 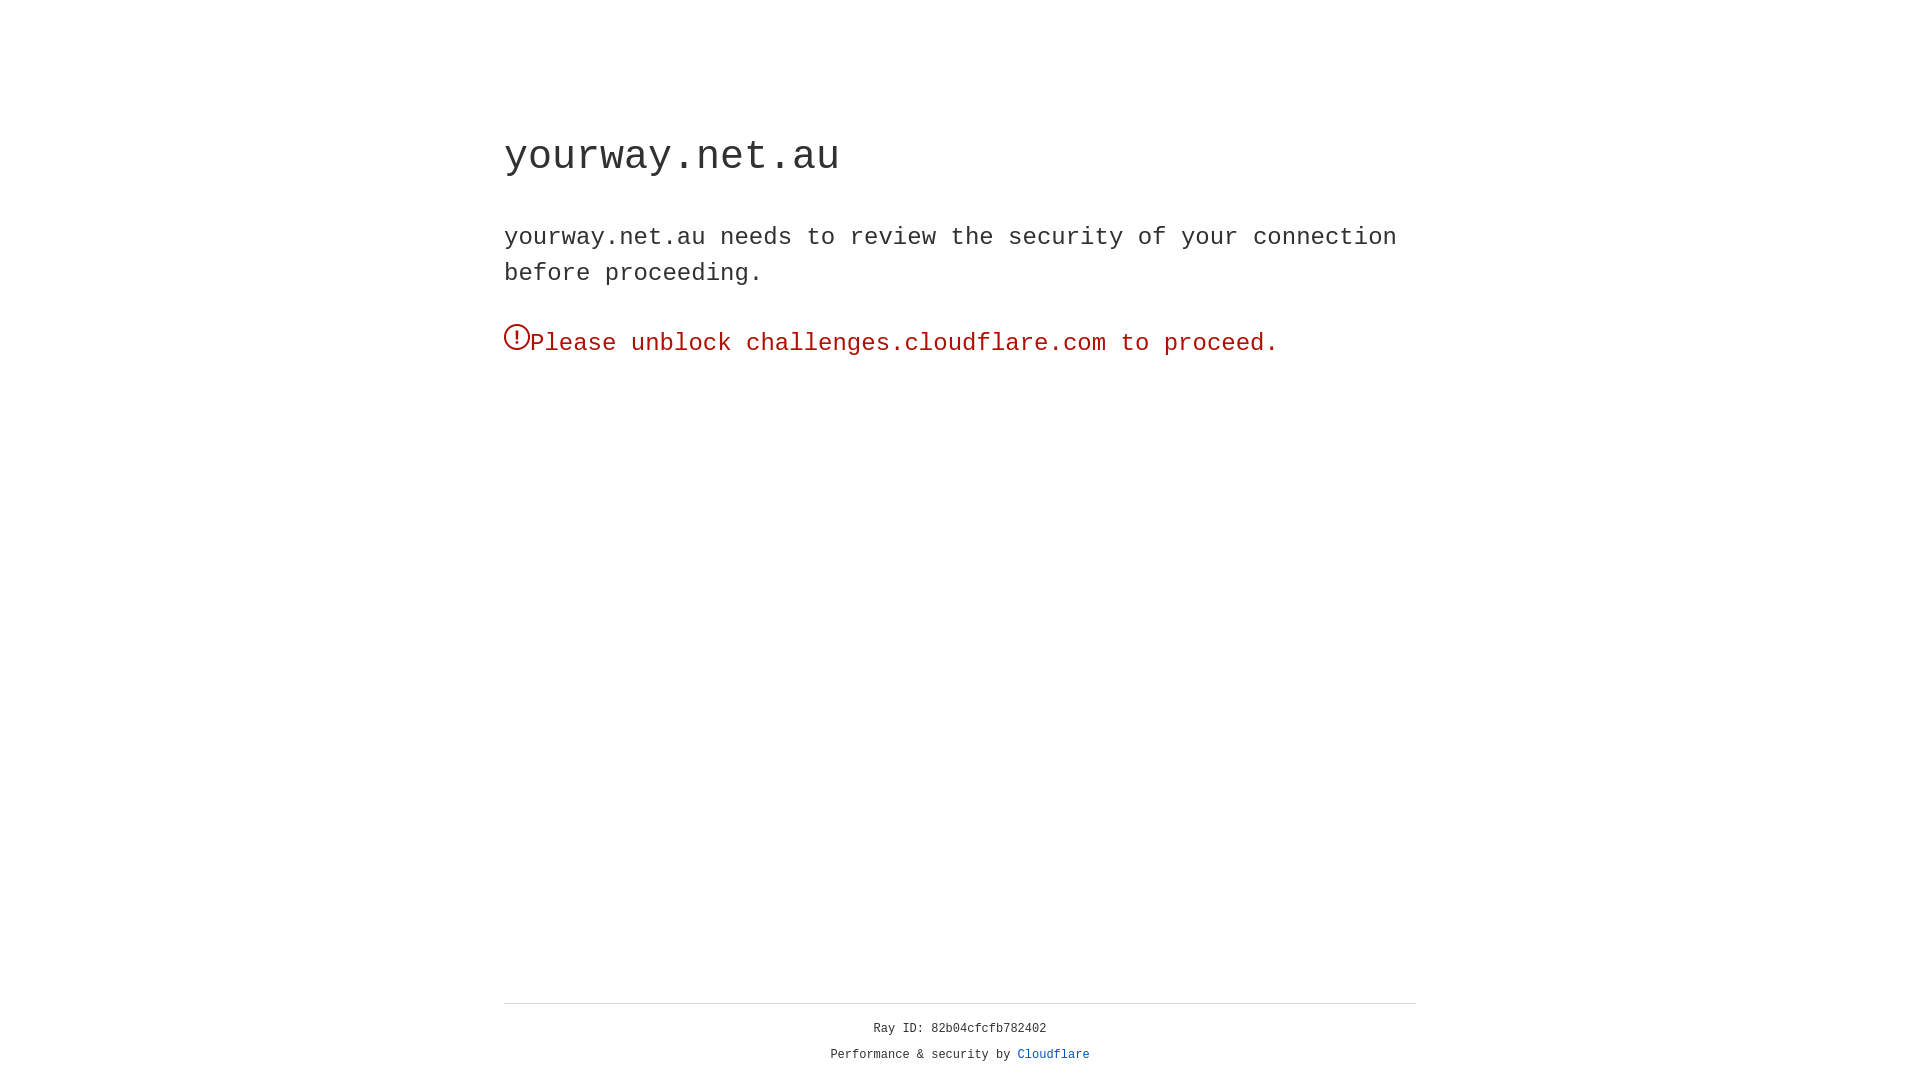 I want to click on 'Cloudflare', so click(x=1053, y=1054).